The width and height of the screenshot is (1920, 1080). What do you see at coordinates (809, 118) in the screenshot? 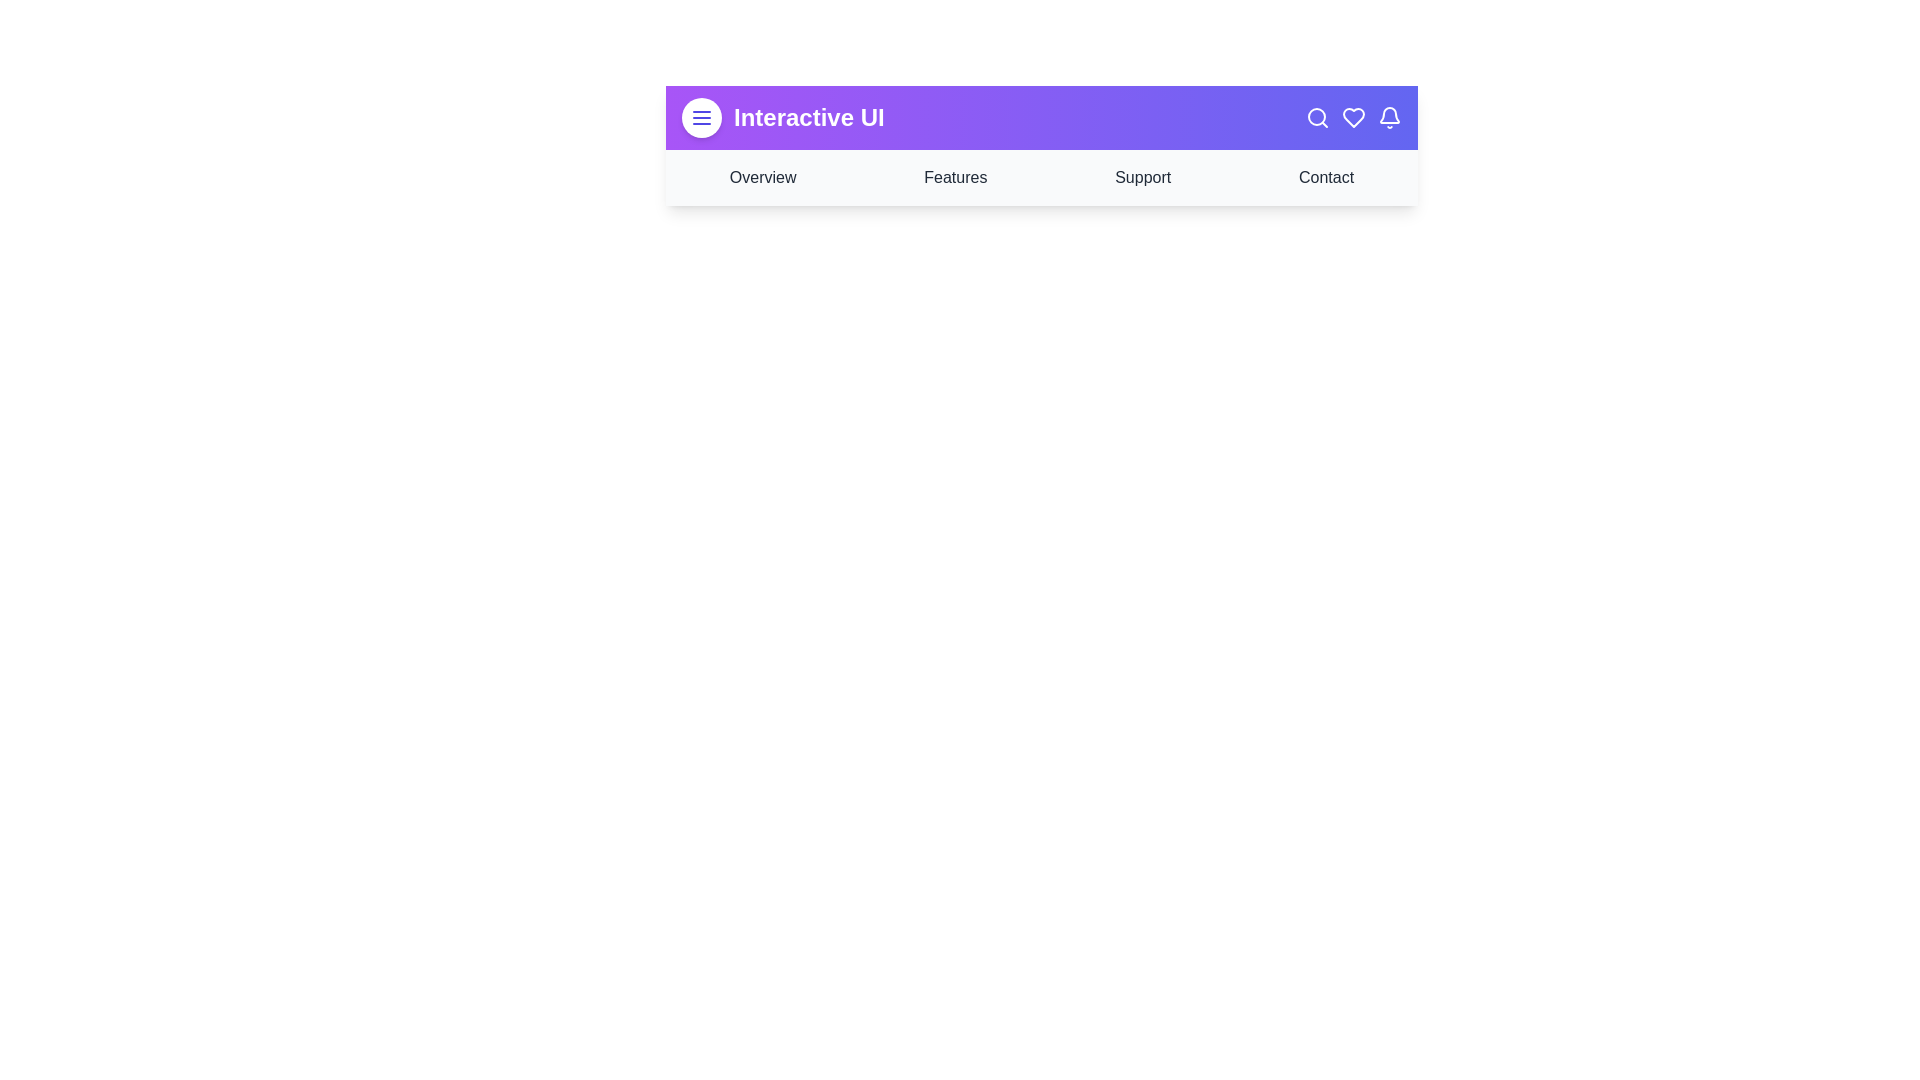
I see `the title 'Interactive UI' located in the center of the app bar` at bounding box center [809, 118].